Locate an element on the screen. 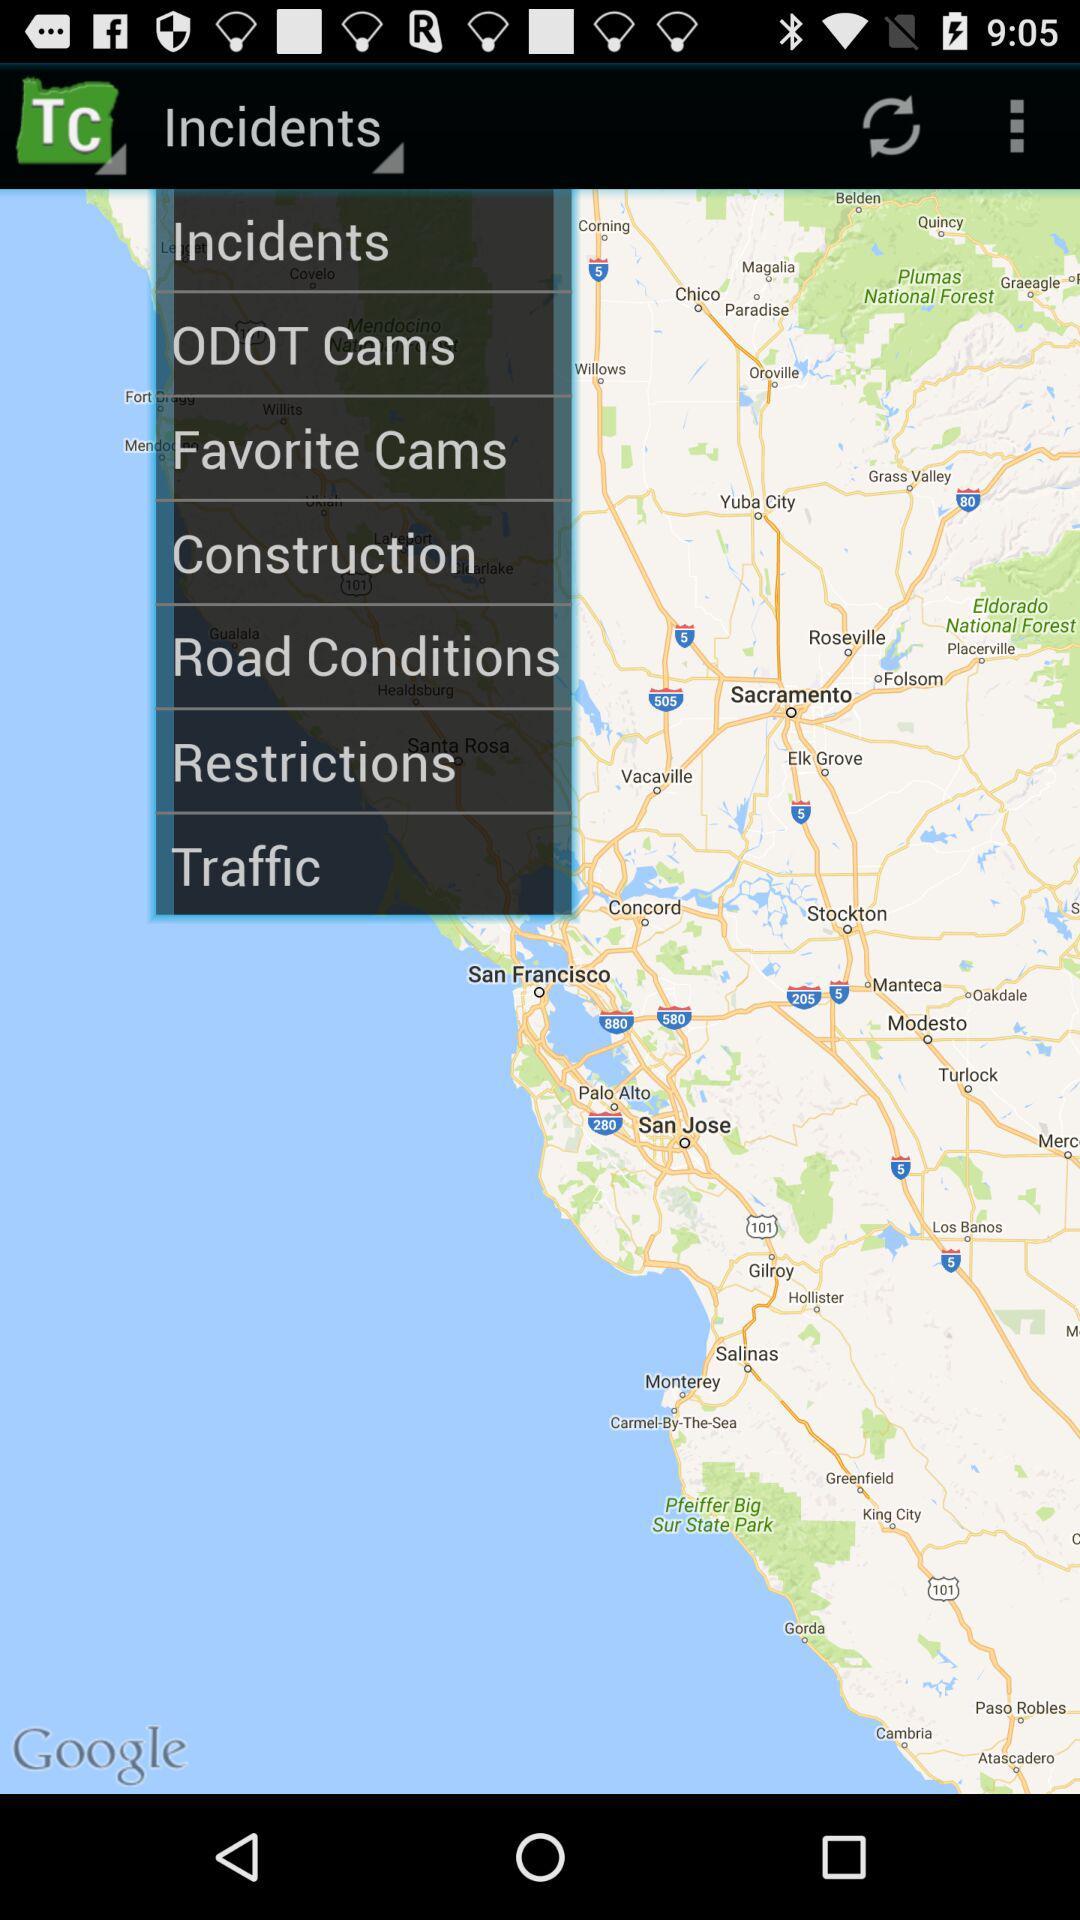 Image resolution: width=1080 pixels, height=1920 pixels. favorite cams item is located at coordinates (363, 447).